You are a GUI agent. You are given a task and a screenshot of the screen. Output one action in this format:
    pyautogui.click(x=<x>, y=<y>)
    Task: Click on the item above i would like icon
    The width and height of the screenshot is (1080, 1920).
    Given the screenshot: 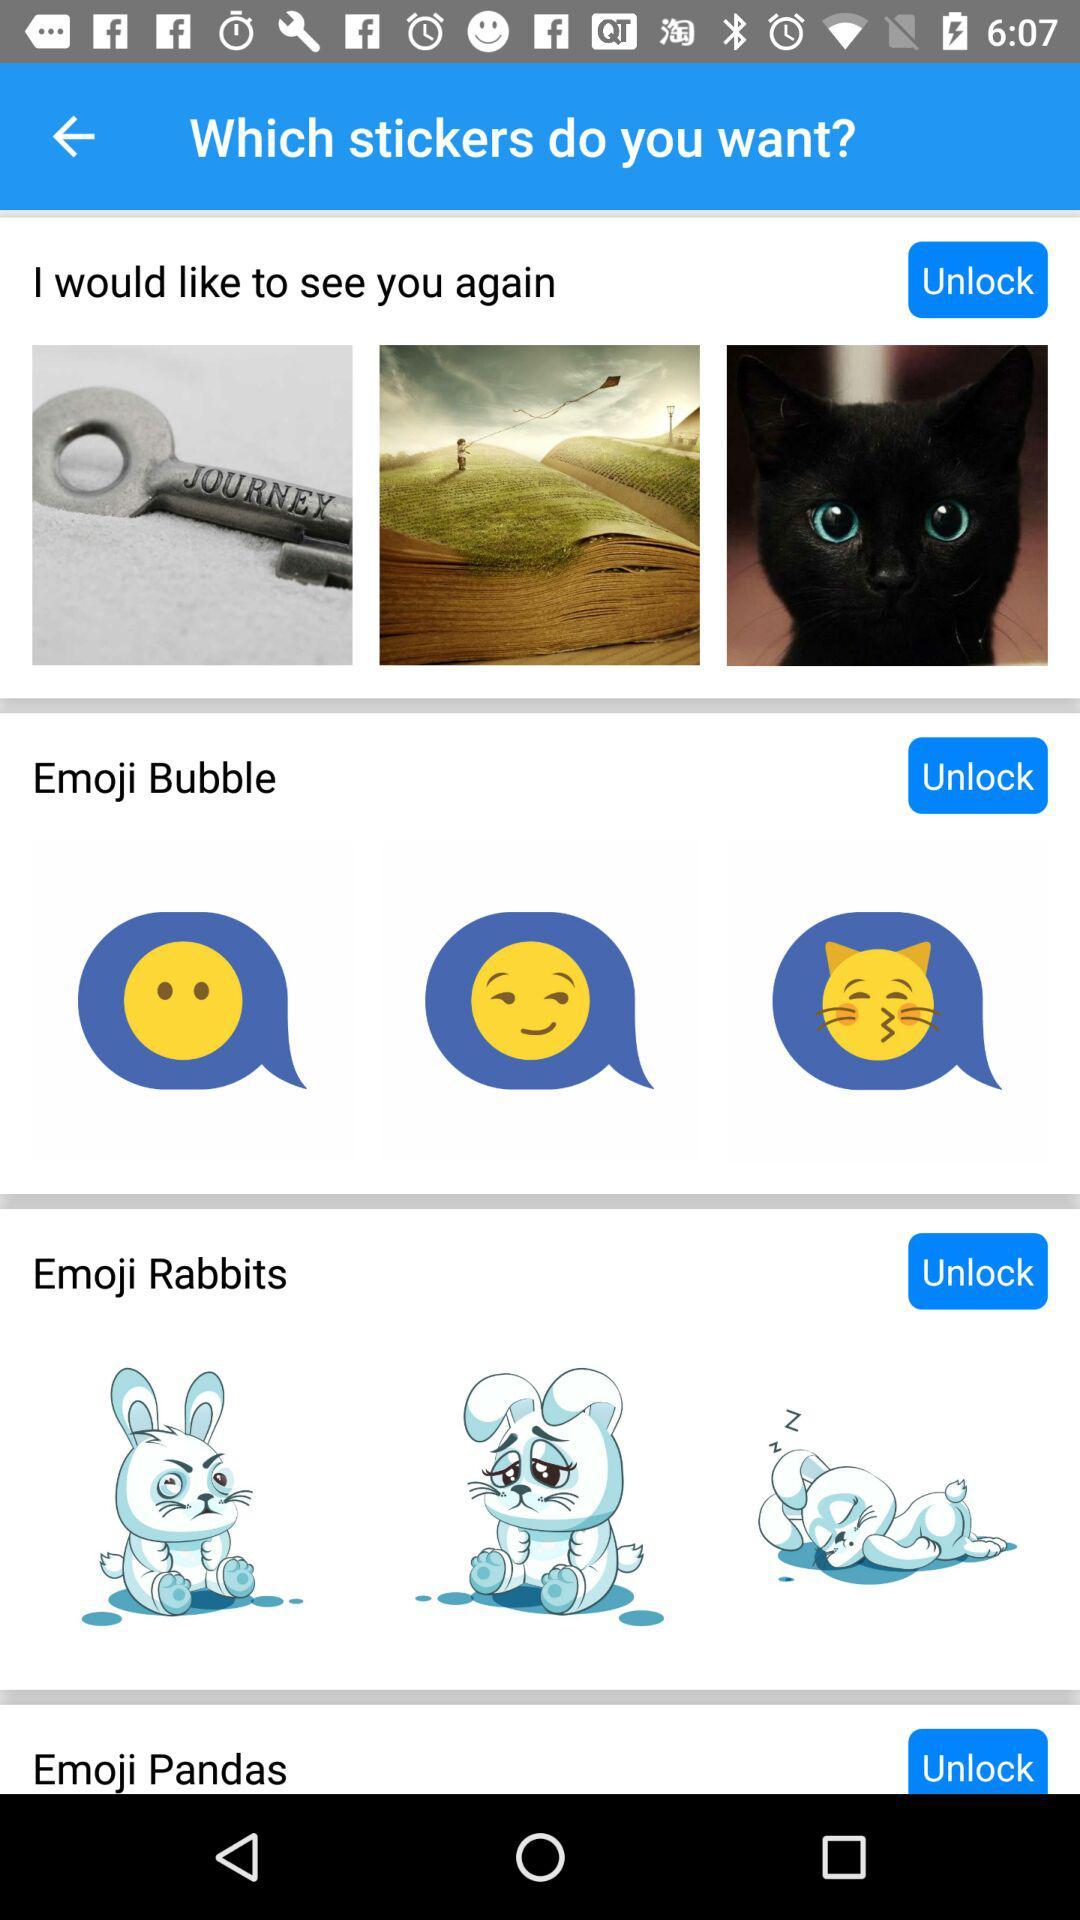 What is the action you would take?
    pyautogui.click(x=72, y=135)
    